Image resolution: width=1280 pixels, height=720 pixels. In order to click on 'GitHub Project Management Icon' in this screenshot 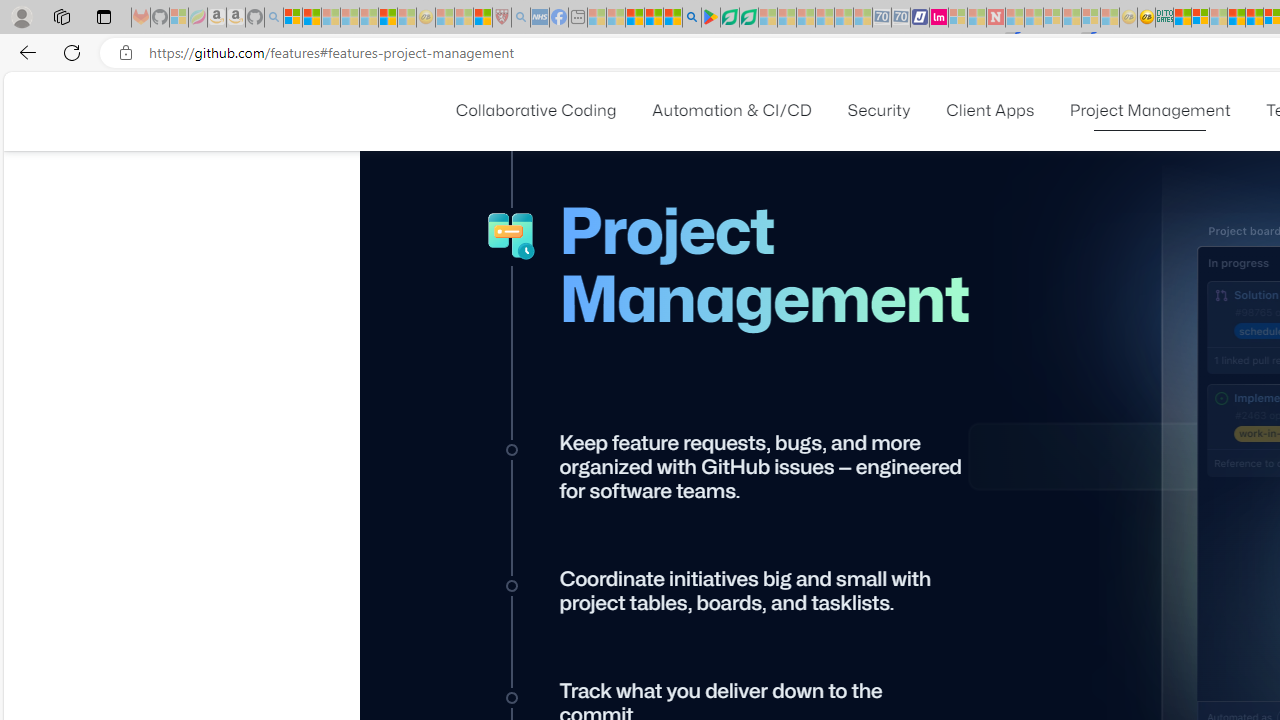, I will do `click(512, 236)`.